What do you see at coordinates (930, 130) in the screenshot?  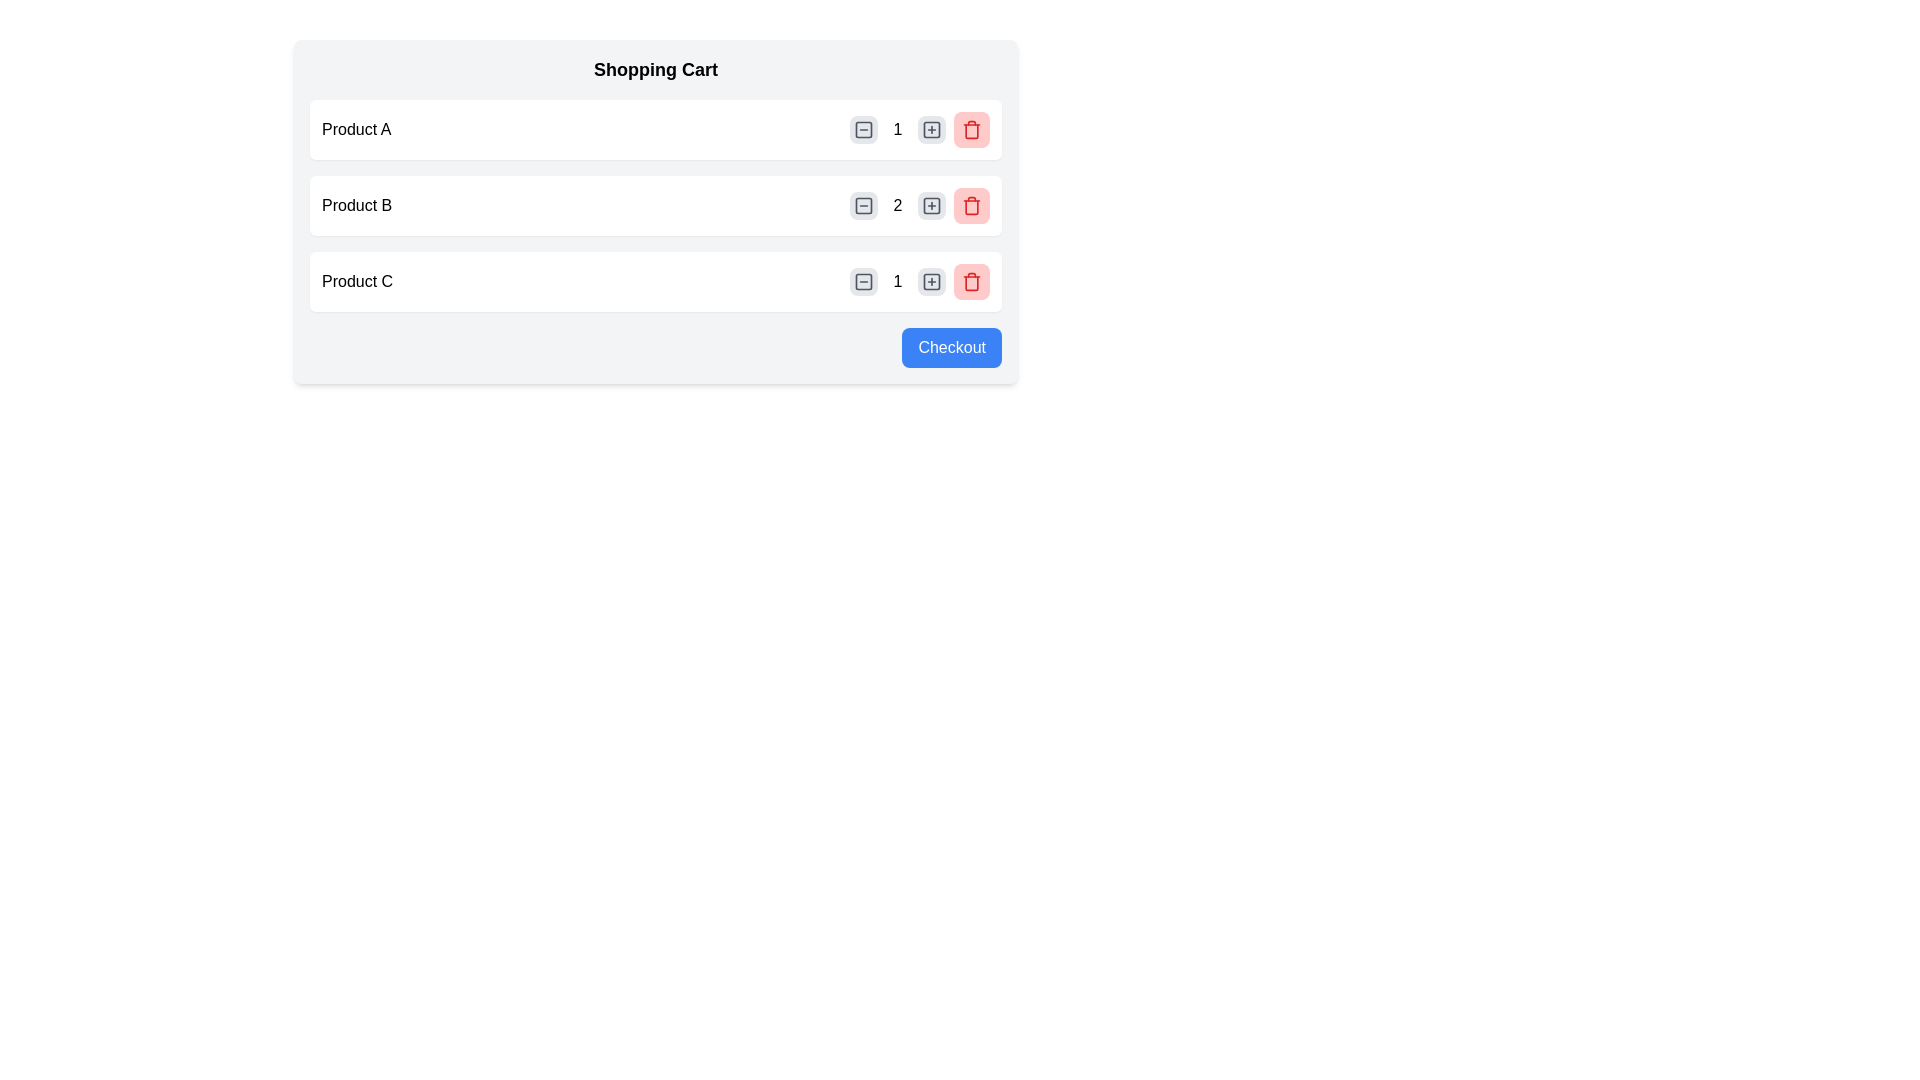 I see `the increment button located to the immediate right of the numeric quantity '1' for 'Product A' in the shopping cart interface to increase the quantity by one` at bounding box center [930, 130].